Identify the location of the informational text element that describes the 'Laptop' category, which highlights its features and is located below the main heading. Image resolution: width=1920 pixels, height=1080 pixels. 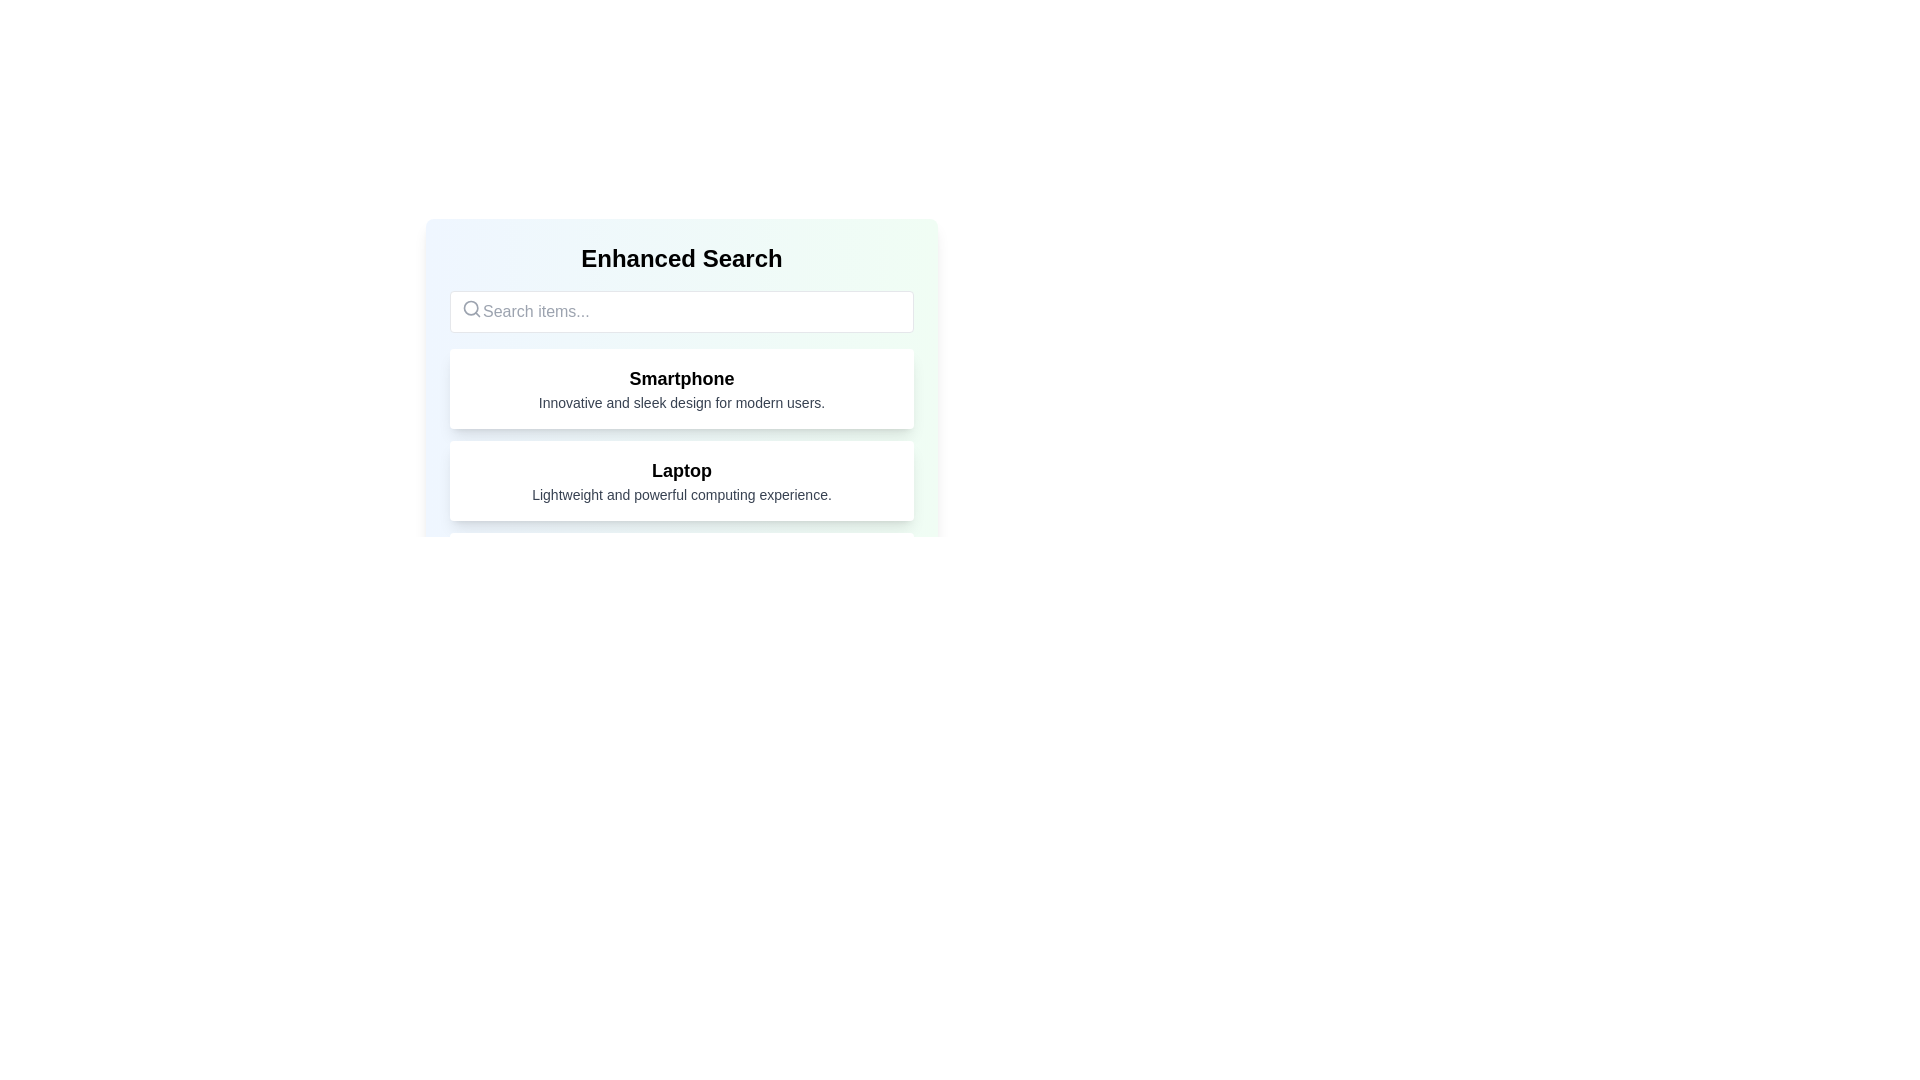
(681, 494).